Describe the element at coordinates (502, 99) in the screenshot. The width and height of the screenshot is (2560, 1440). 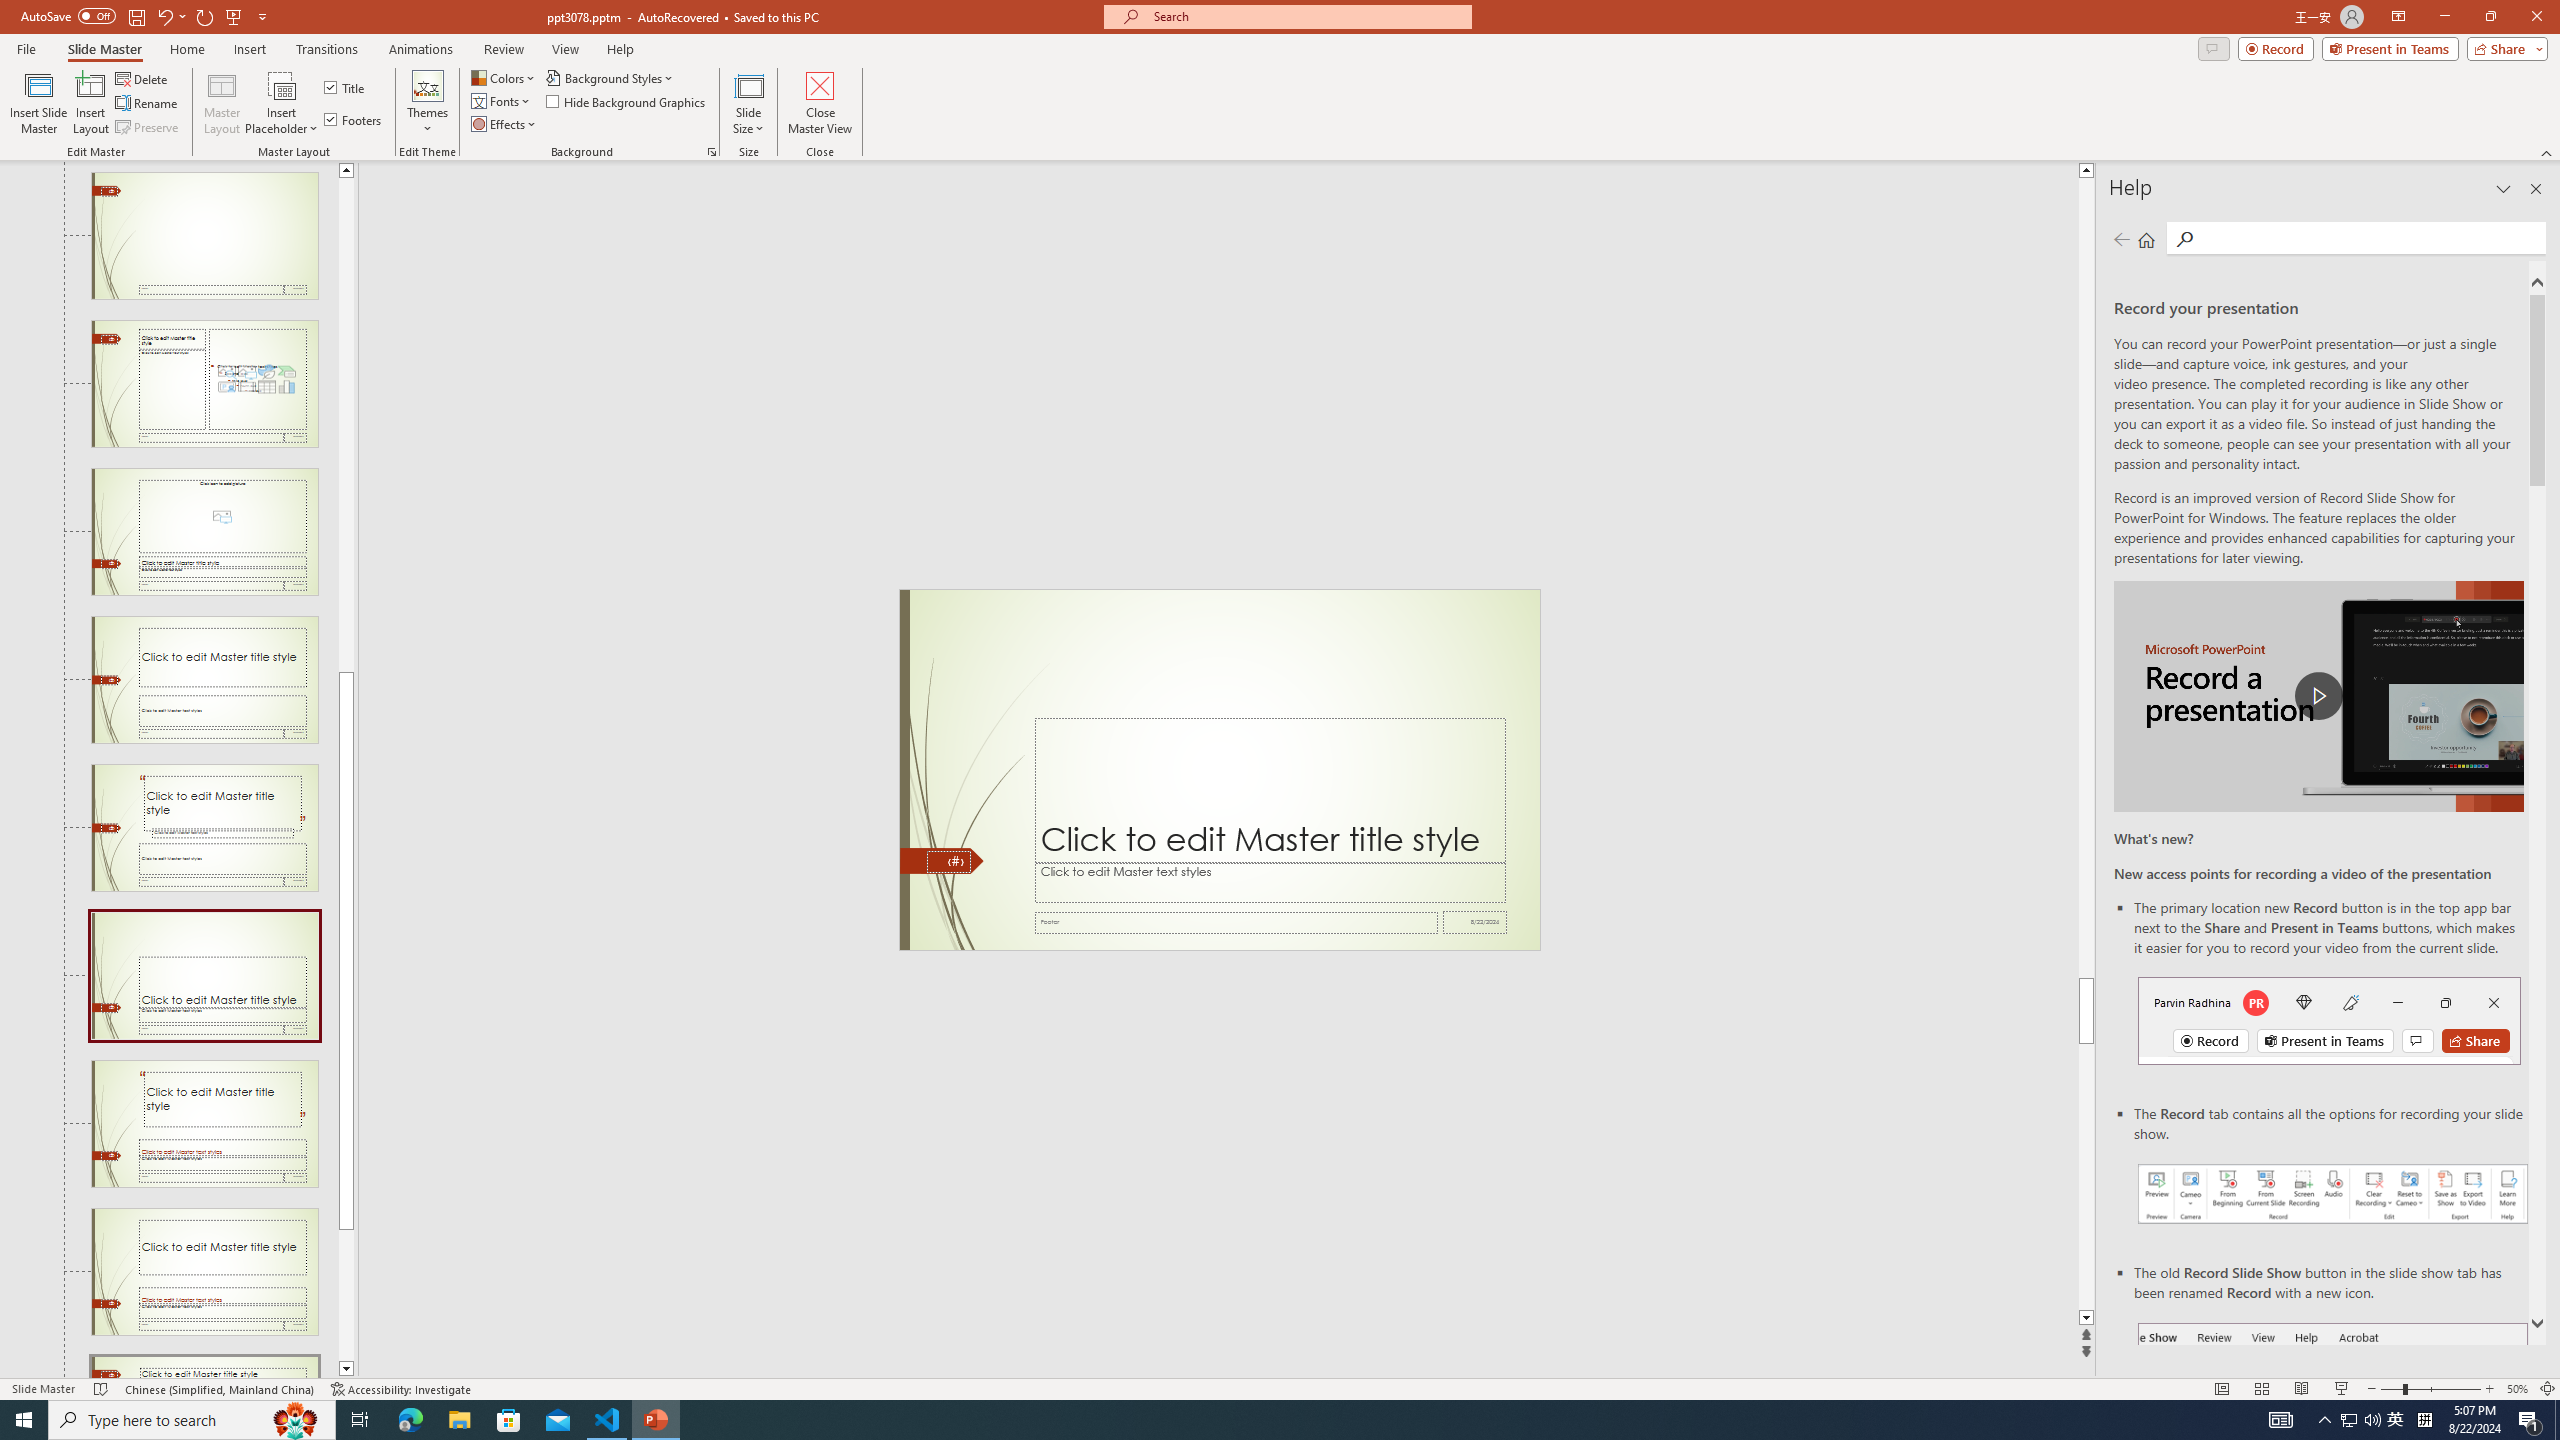
I see `'Fonts'` at that location.